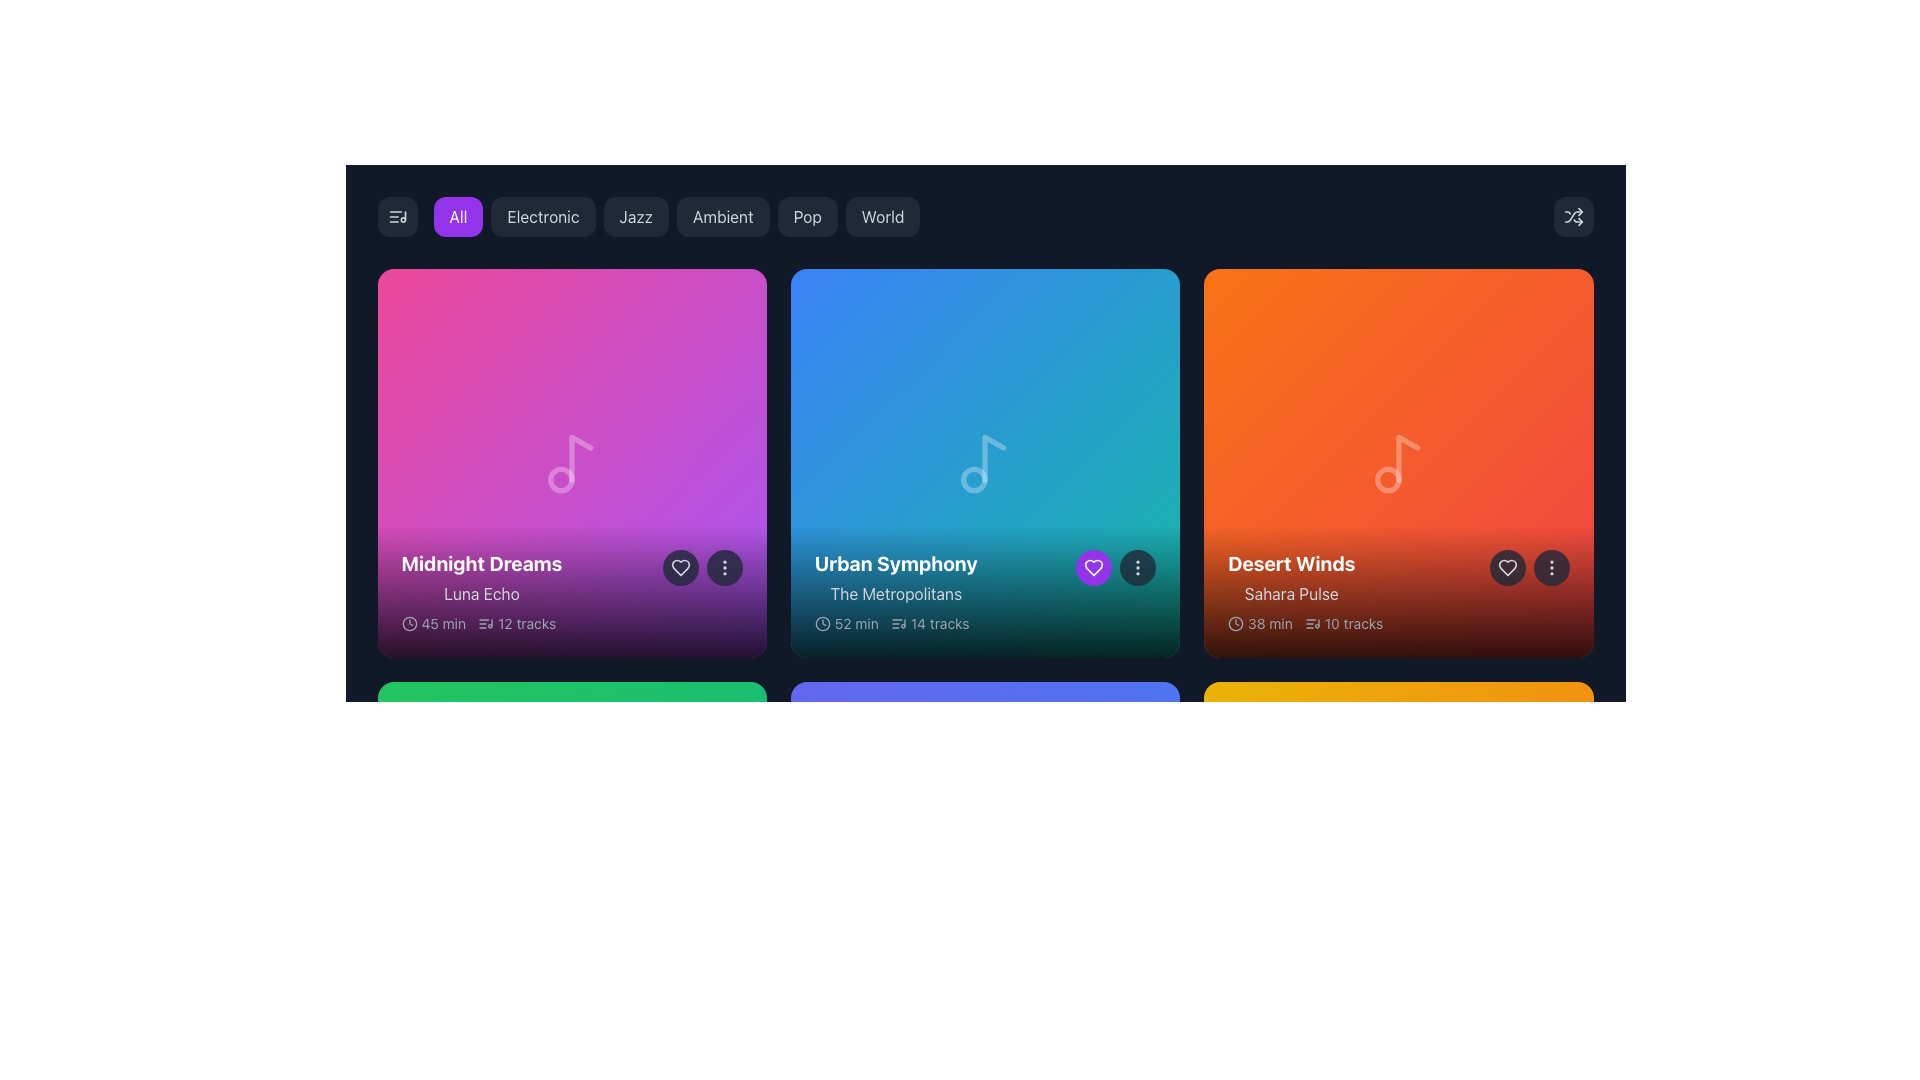 The height and width of the screenshot is (1080, 1920). Describe the element at coordinates (1550, 568) in the screenshot. I see `the circular button with three vertically arranged dots in the 'Desert Winds' section` at that location.